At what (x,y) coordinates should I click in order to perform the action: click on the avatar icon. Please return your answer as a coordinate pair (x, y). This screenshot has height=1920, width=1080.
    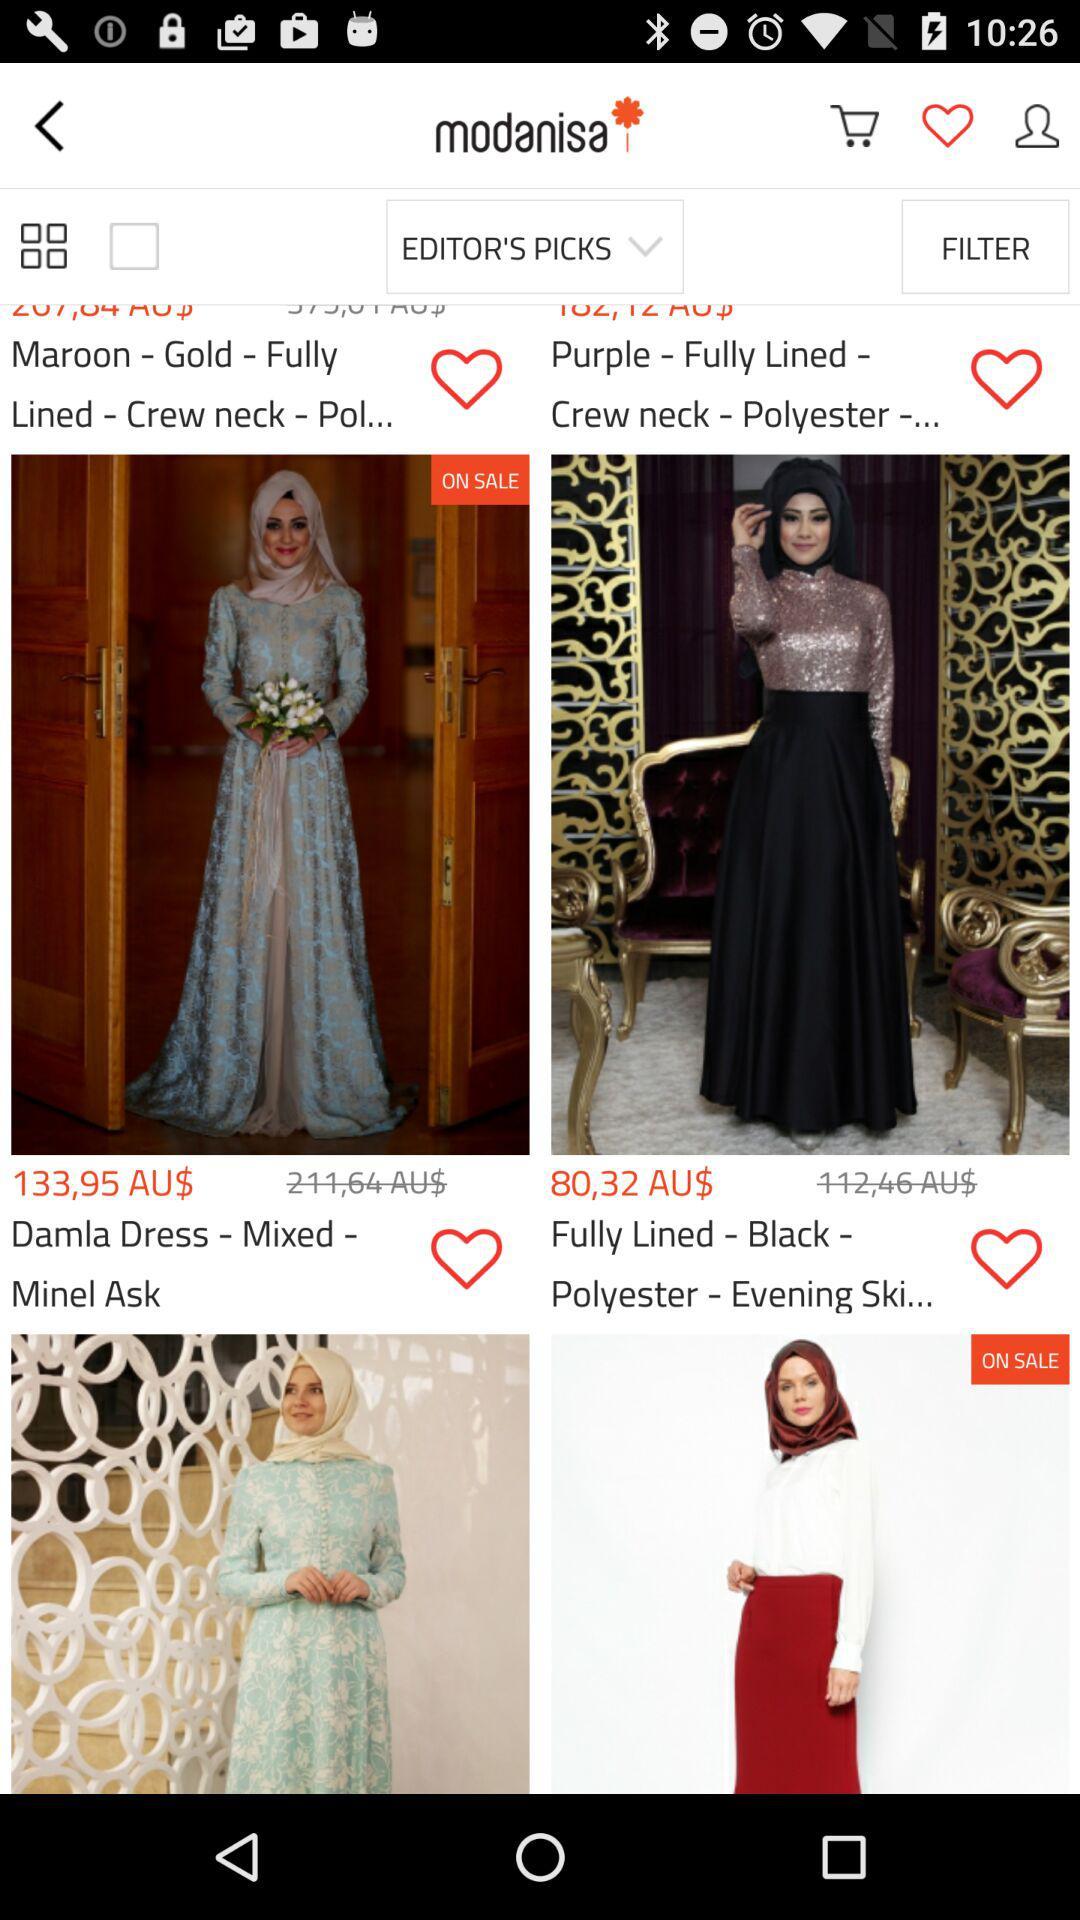
    Looking at the image, I should click on (1036, 133).